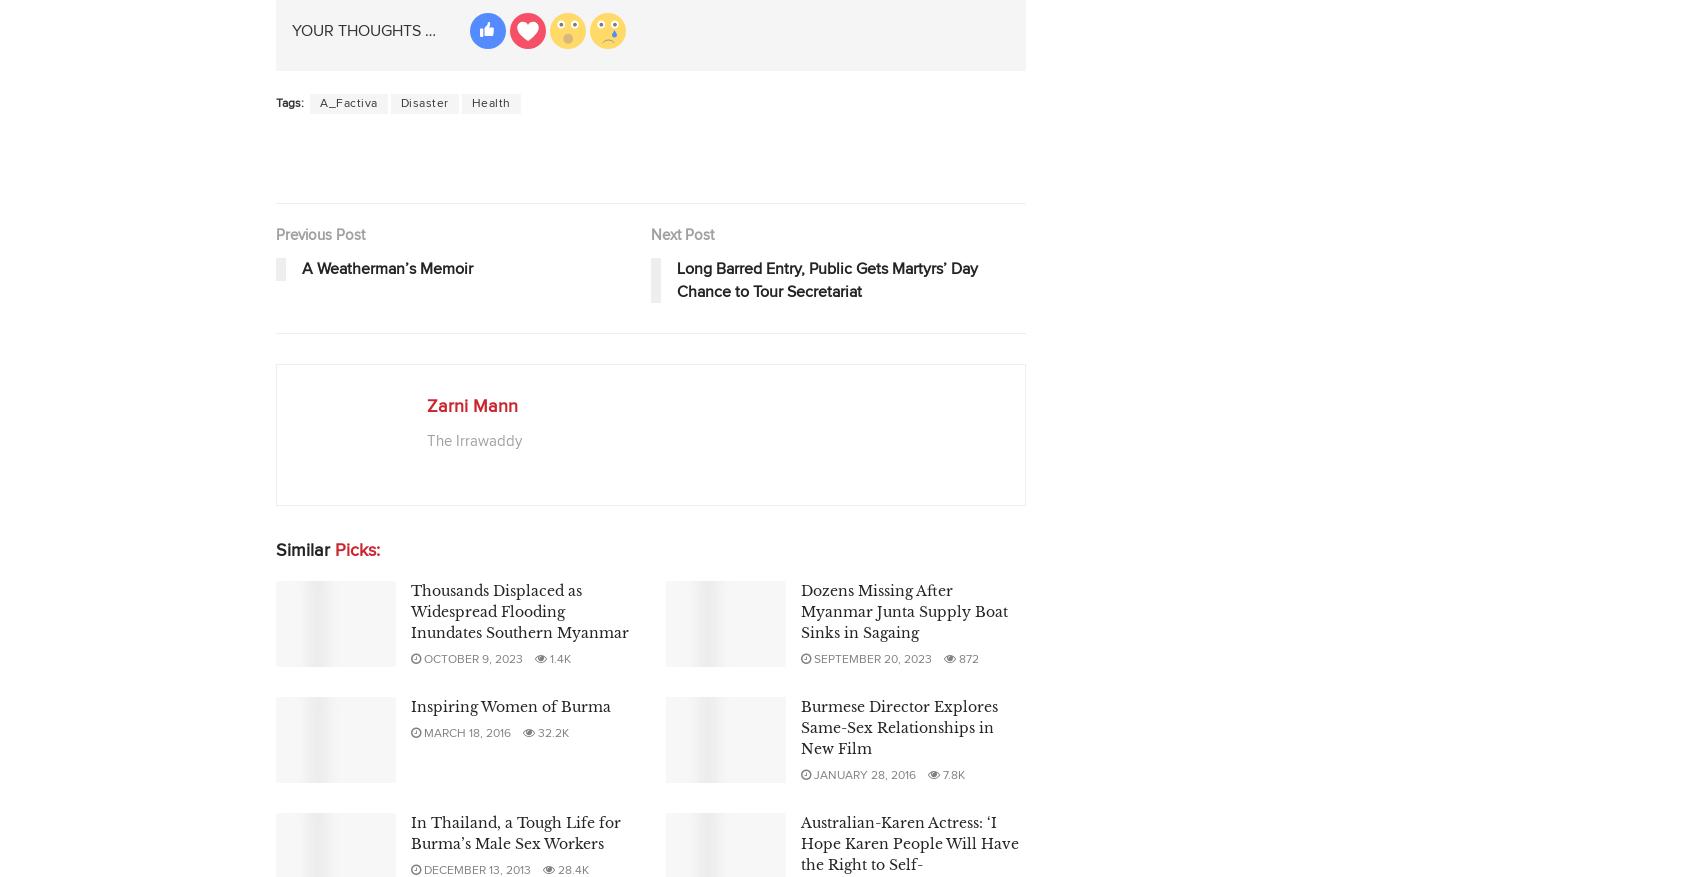 Image resolution: width=1692 pixels, height=877 pixels. I want to click on 'Previous Post', so click(319, 234).